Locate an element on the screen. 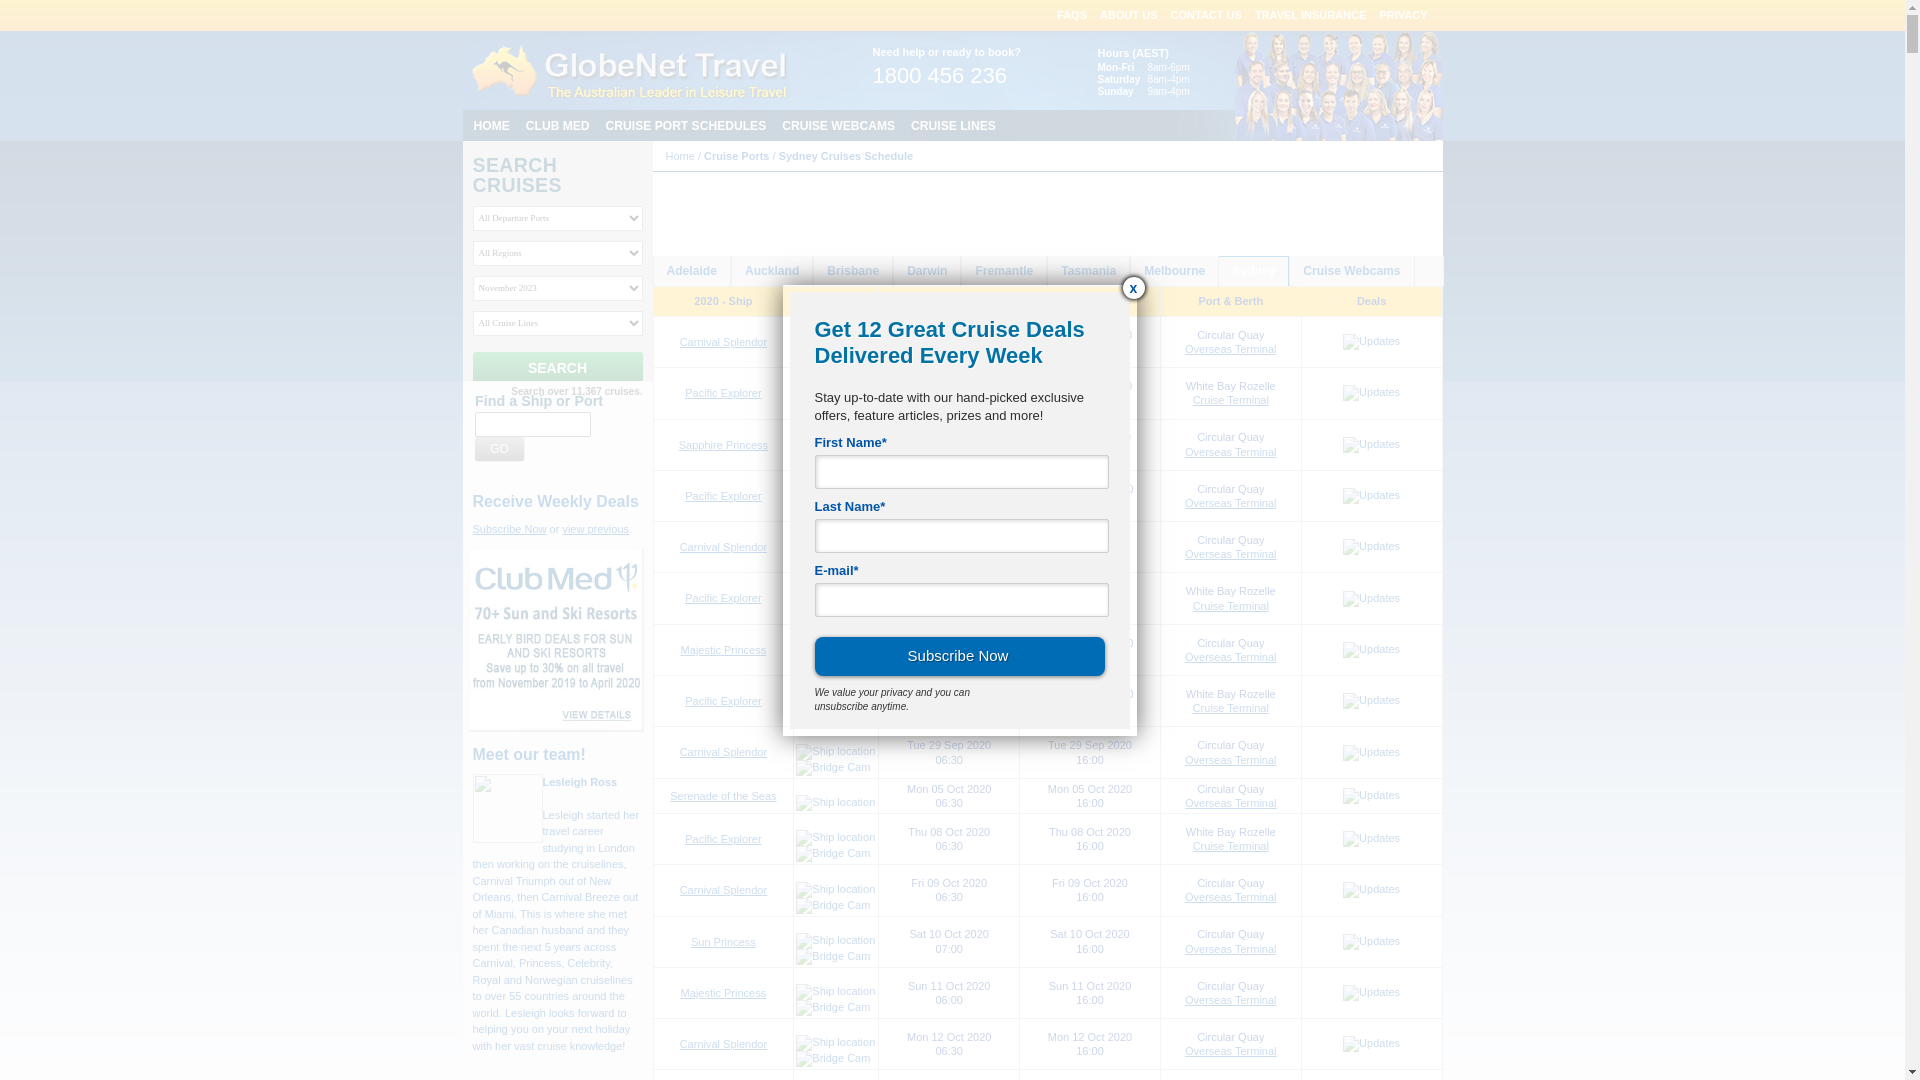 This screenshot has width=1920, height=1080. 'Bridge Cam' is located at coordinates (795, 955).